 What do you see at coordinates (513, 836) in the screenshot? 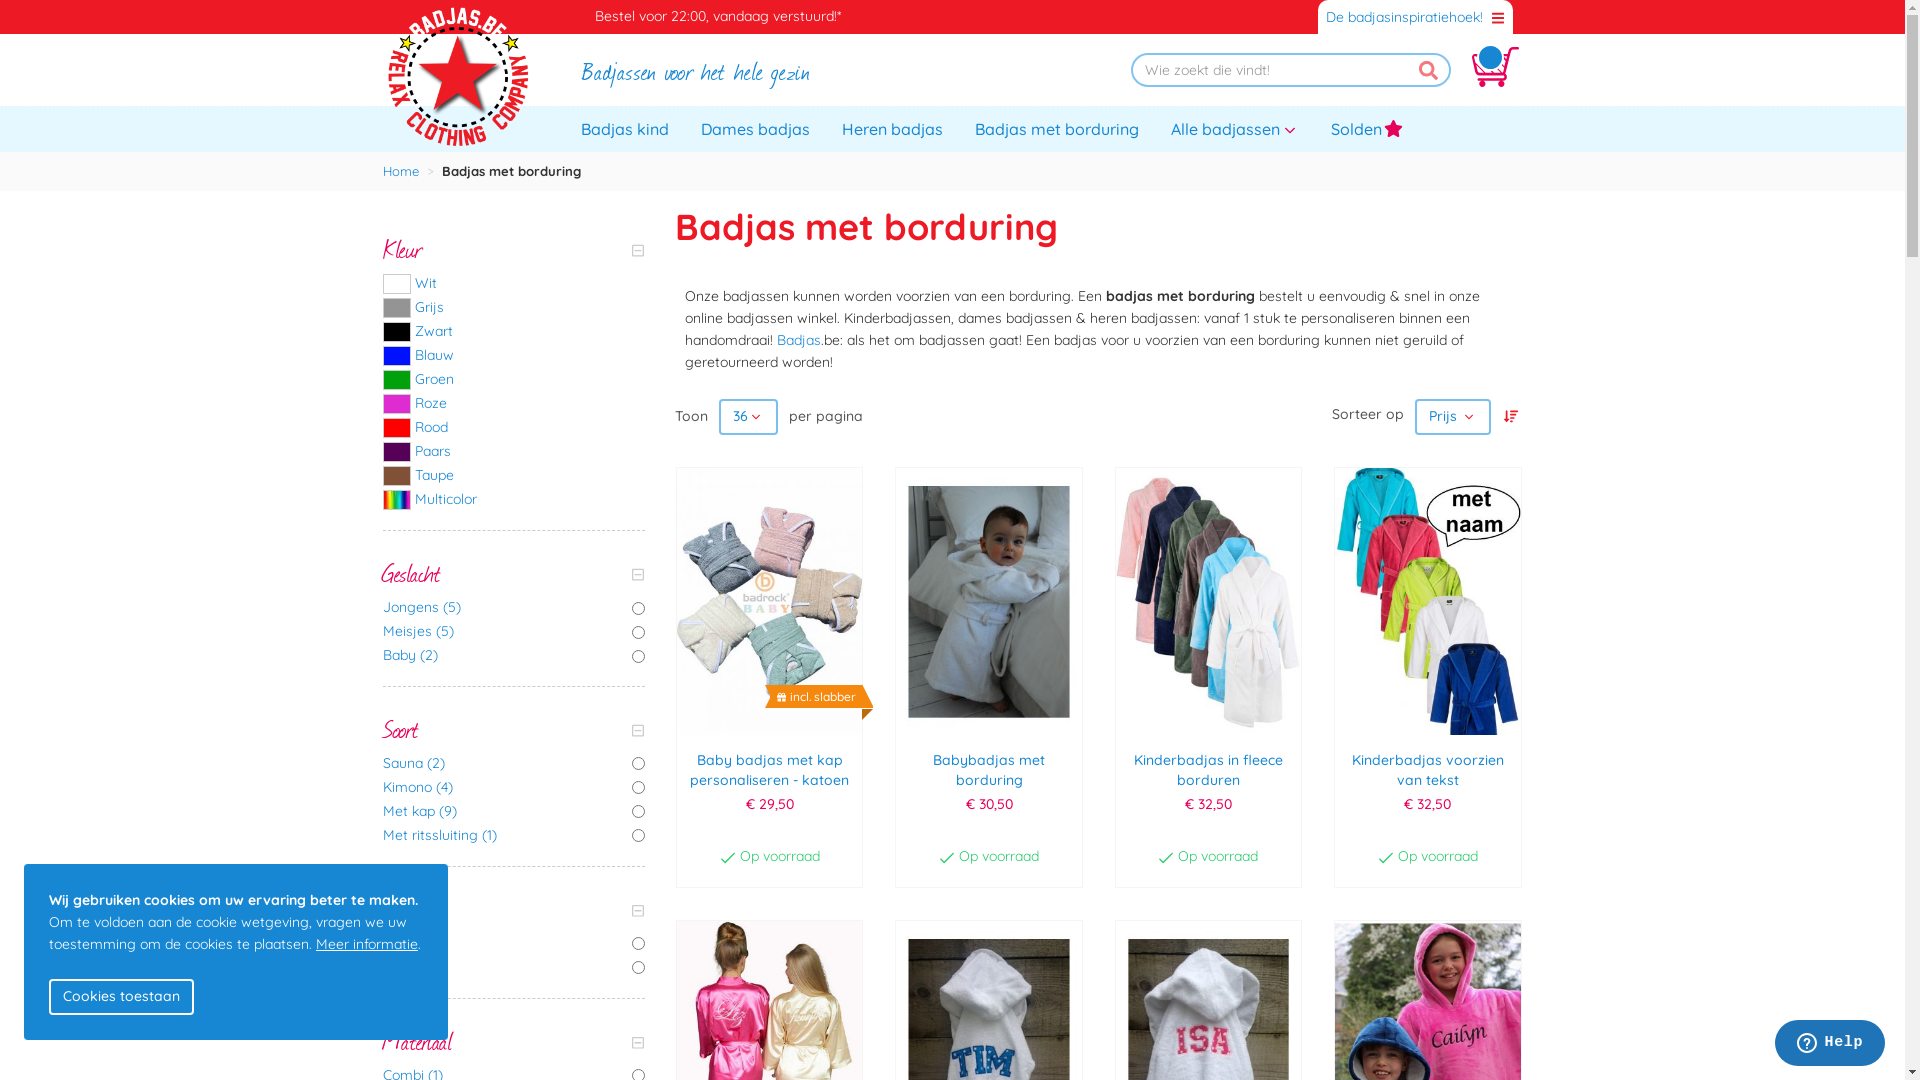
I see `'Met ritssluiting` at bounding box center [513, 836].